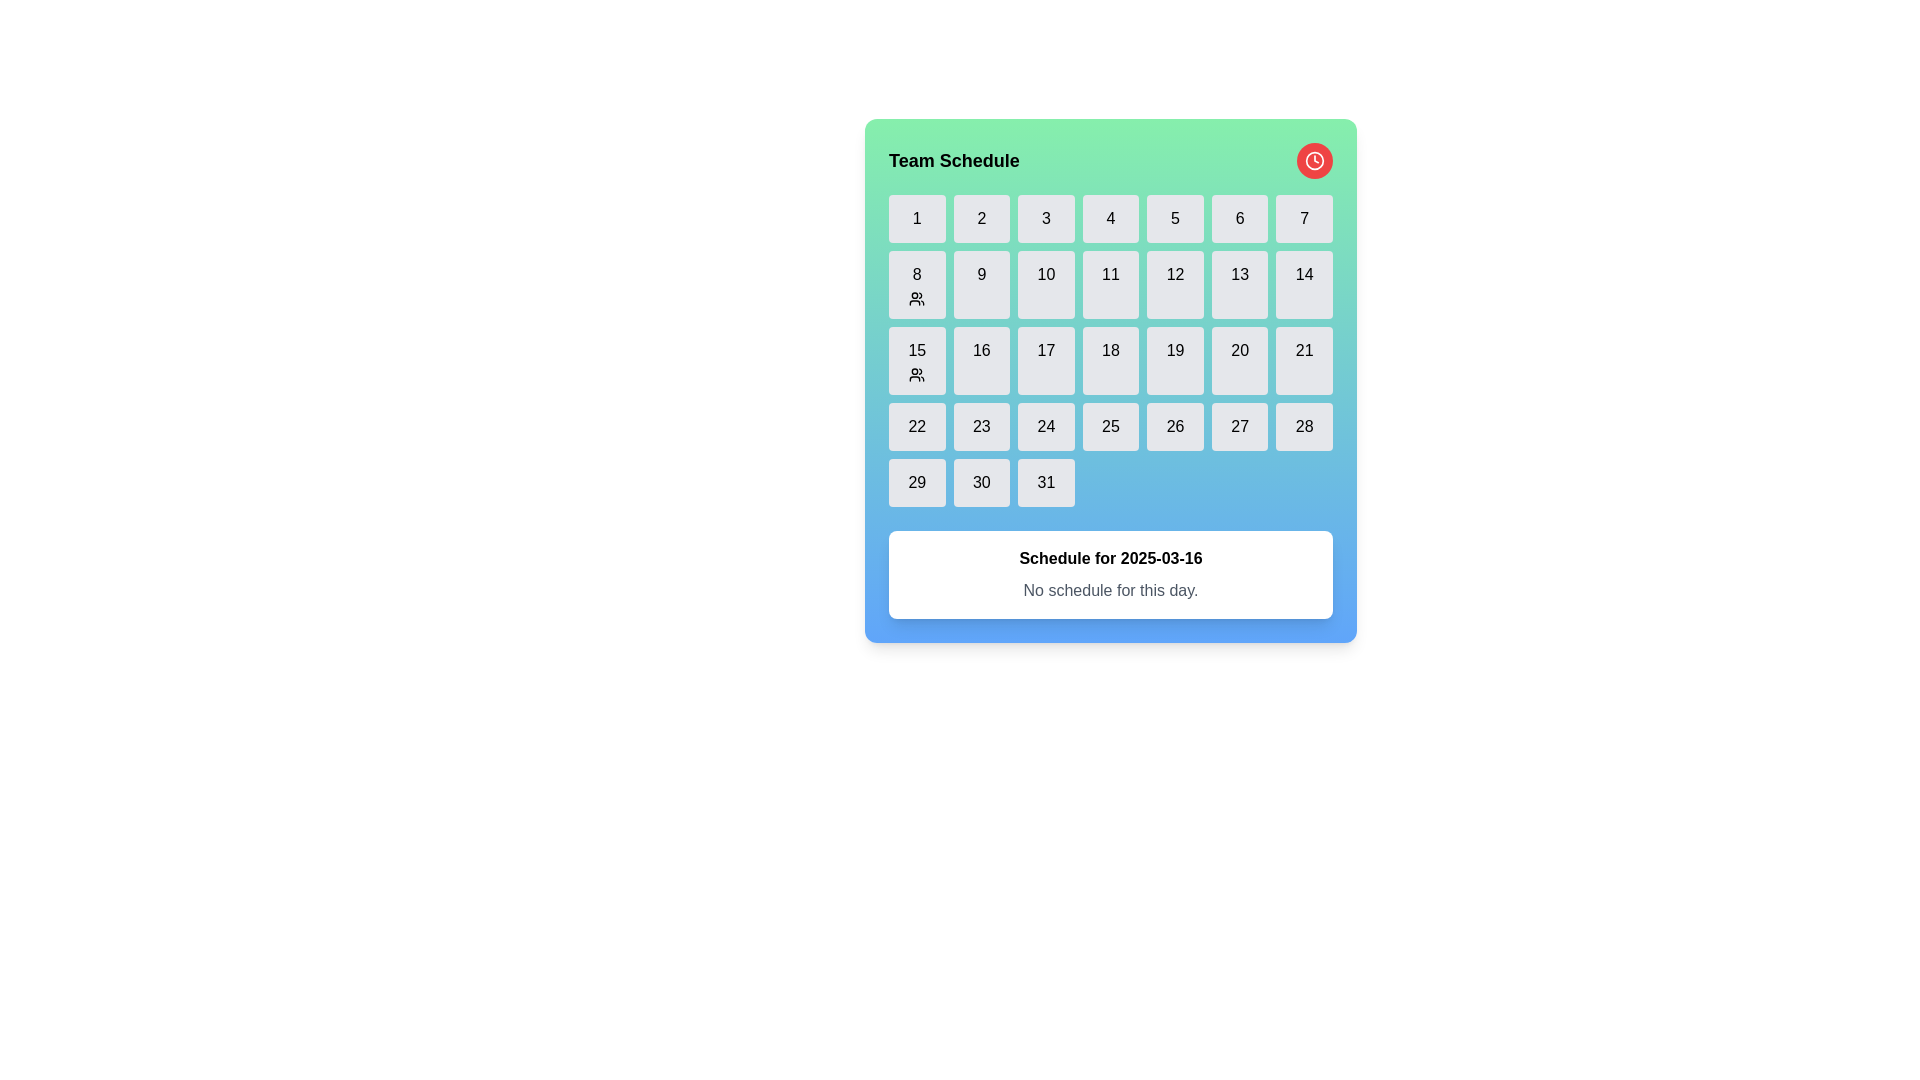 This screenshot has height=1080, width=1920. I want to click on the button displaying the number '17' in the calendar-like interface, so click(1045, 361).